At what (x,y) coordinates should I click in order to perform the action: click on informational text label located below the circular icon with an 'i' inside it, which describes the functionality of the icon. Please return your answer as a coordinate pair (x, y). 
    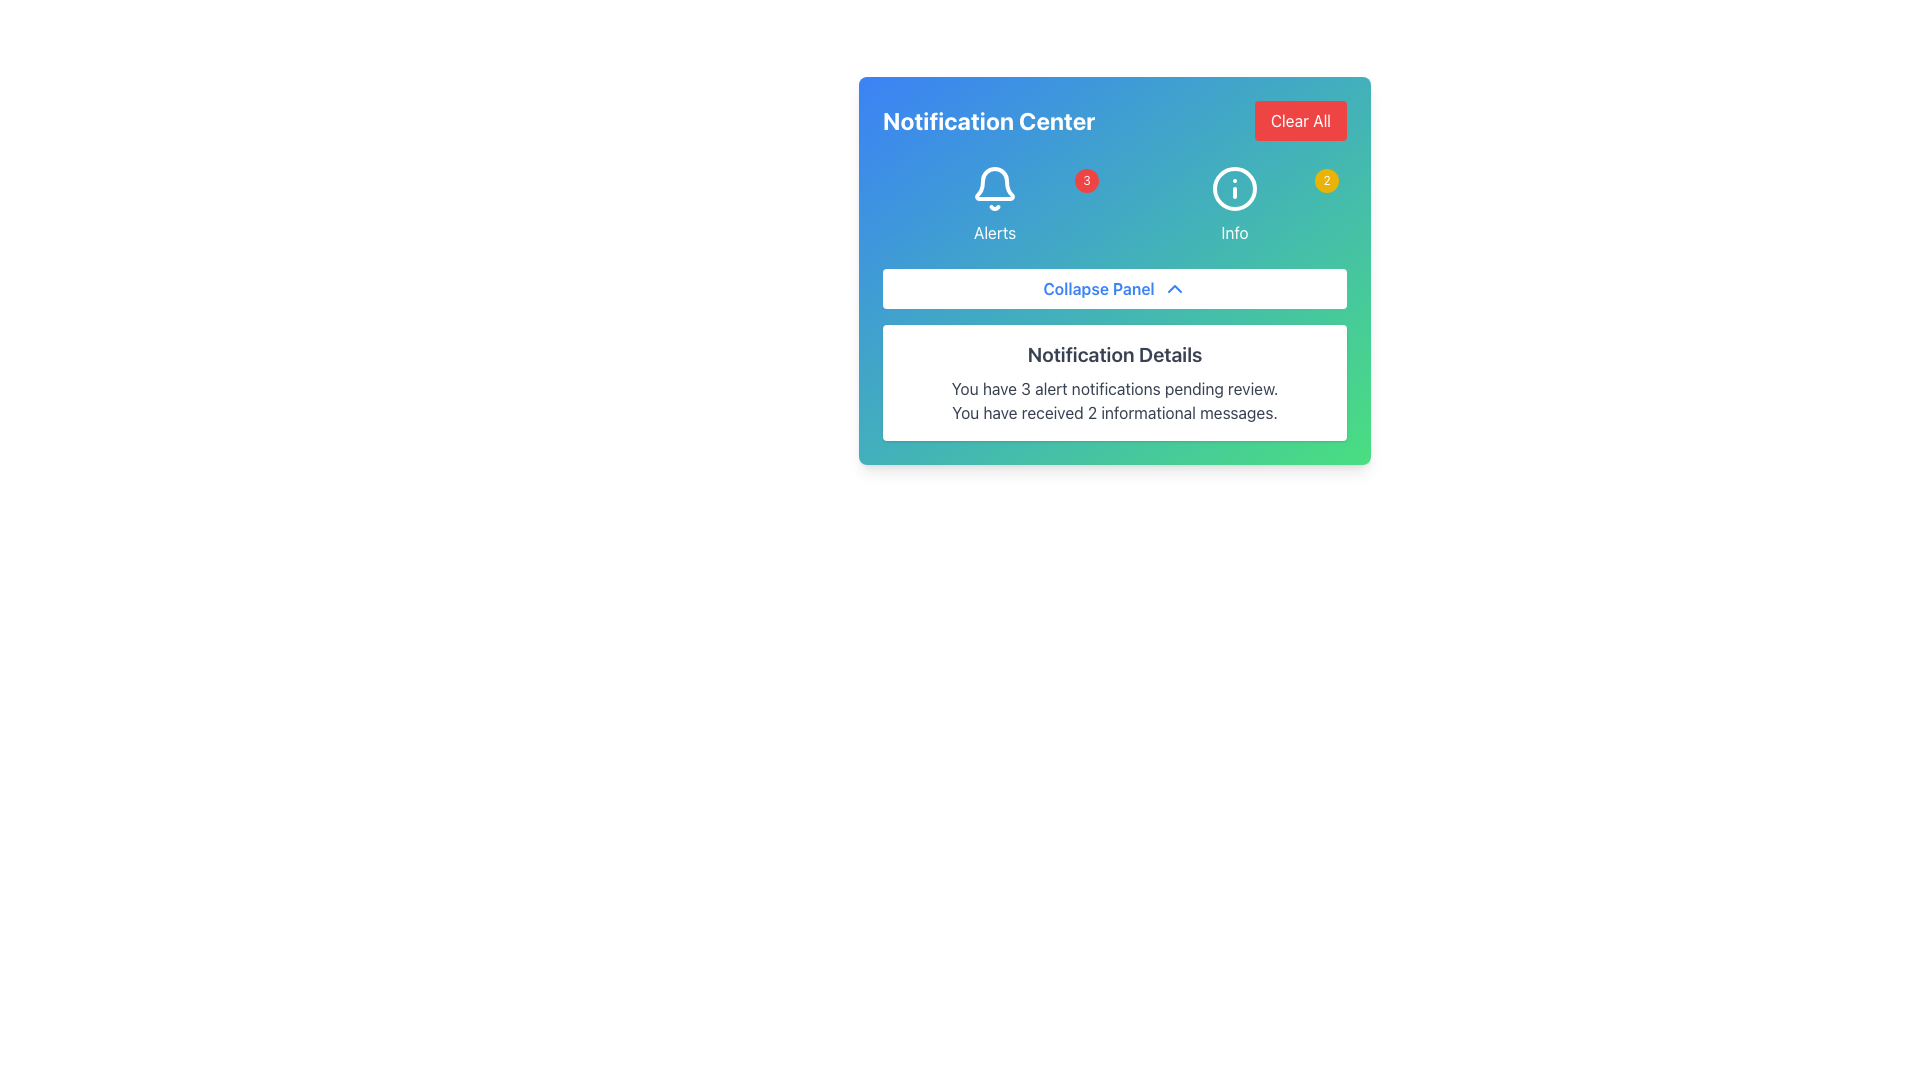
    Looking at the image, I should click on (1233, 231).